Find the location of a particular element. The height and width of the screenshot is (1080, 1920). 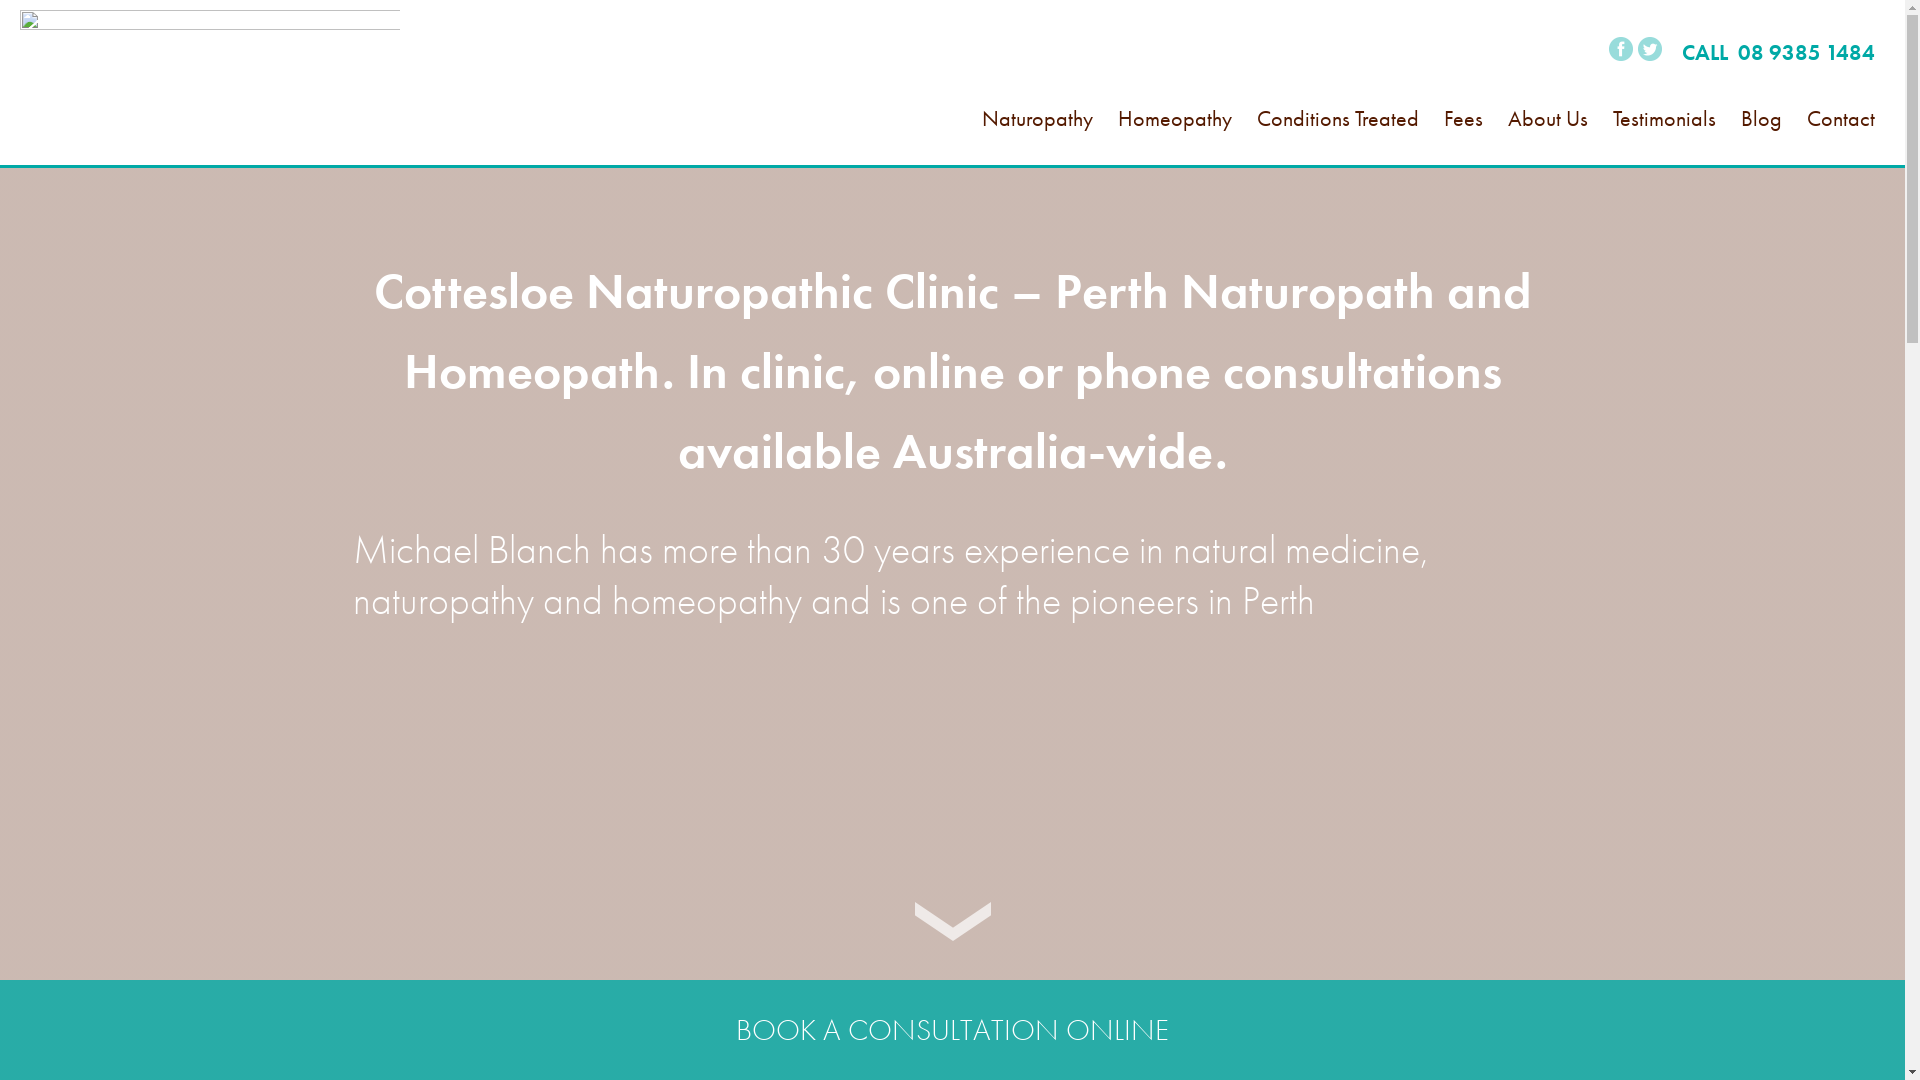

'Naturopathy' is located at coordinates (982, 140).